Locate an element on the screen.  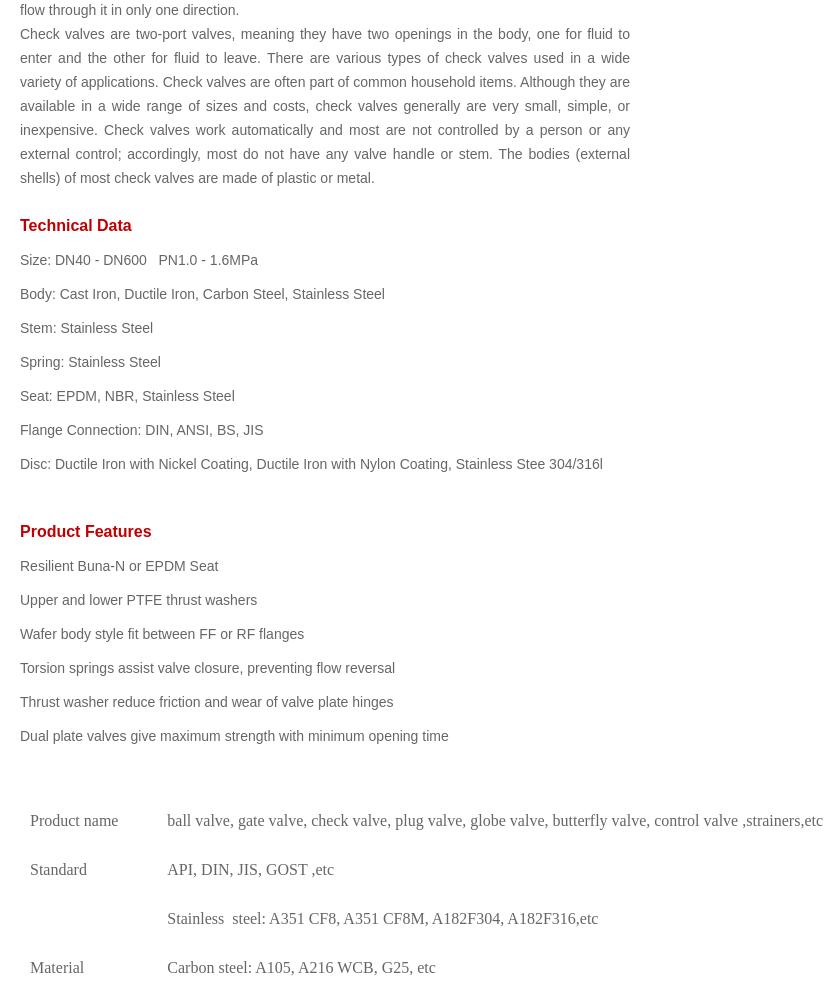
'Seat: EPDM, NBR, Stainless Steel' is located at coordinates (127, 396).